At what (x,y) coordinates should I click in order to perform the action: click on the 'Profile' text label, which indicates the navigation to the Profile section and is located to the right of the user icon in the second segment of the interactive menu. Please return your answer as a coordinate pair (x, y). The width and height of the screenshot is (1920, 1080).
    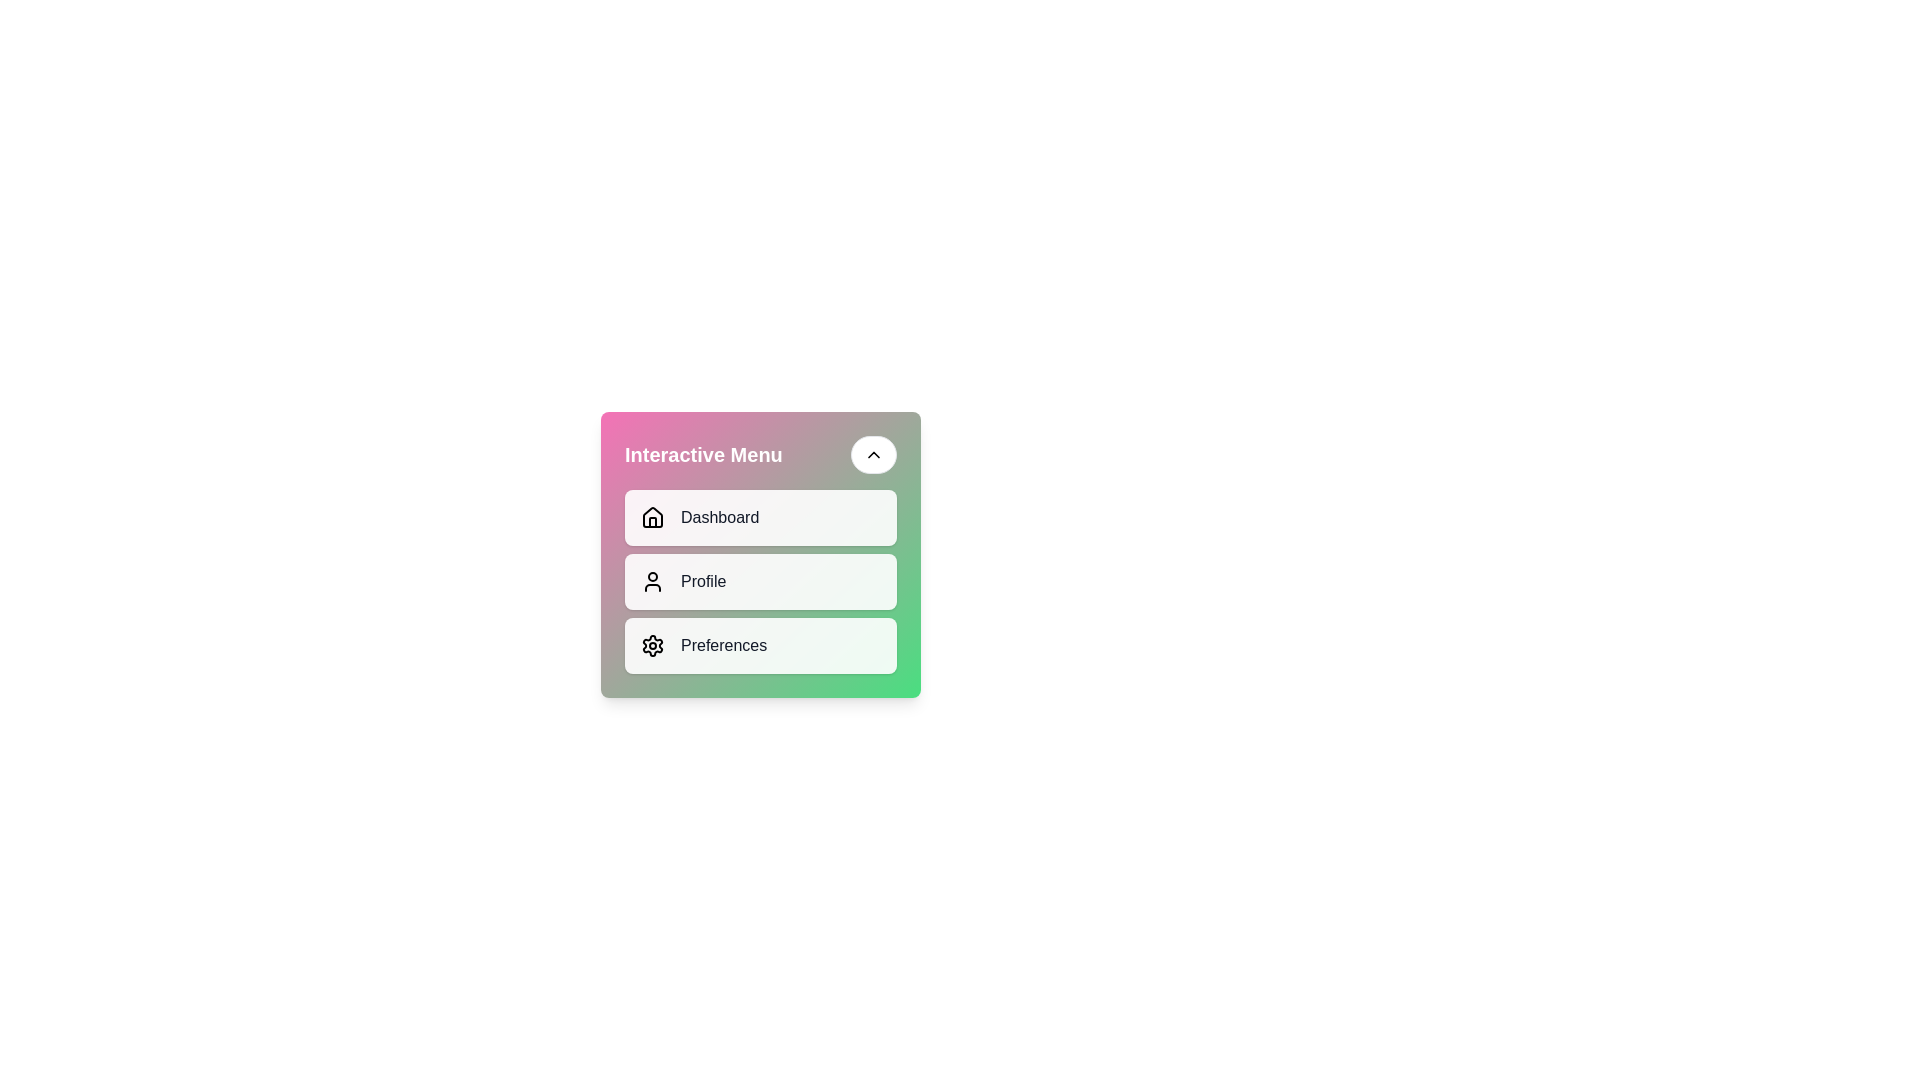
    Looking at the image, I should click on (703, 582).